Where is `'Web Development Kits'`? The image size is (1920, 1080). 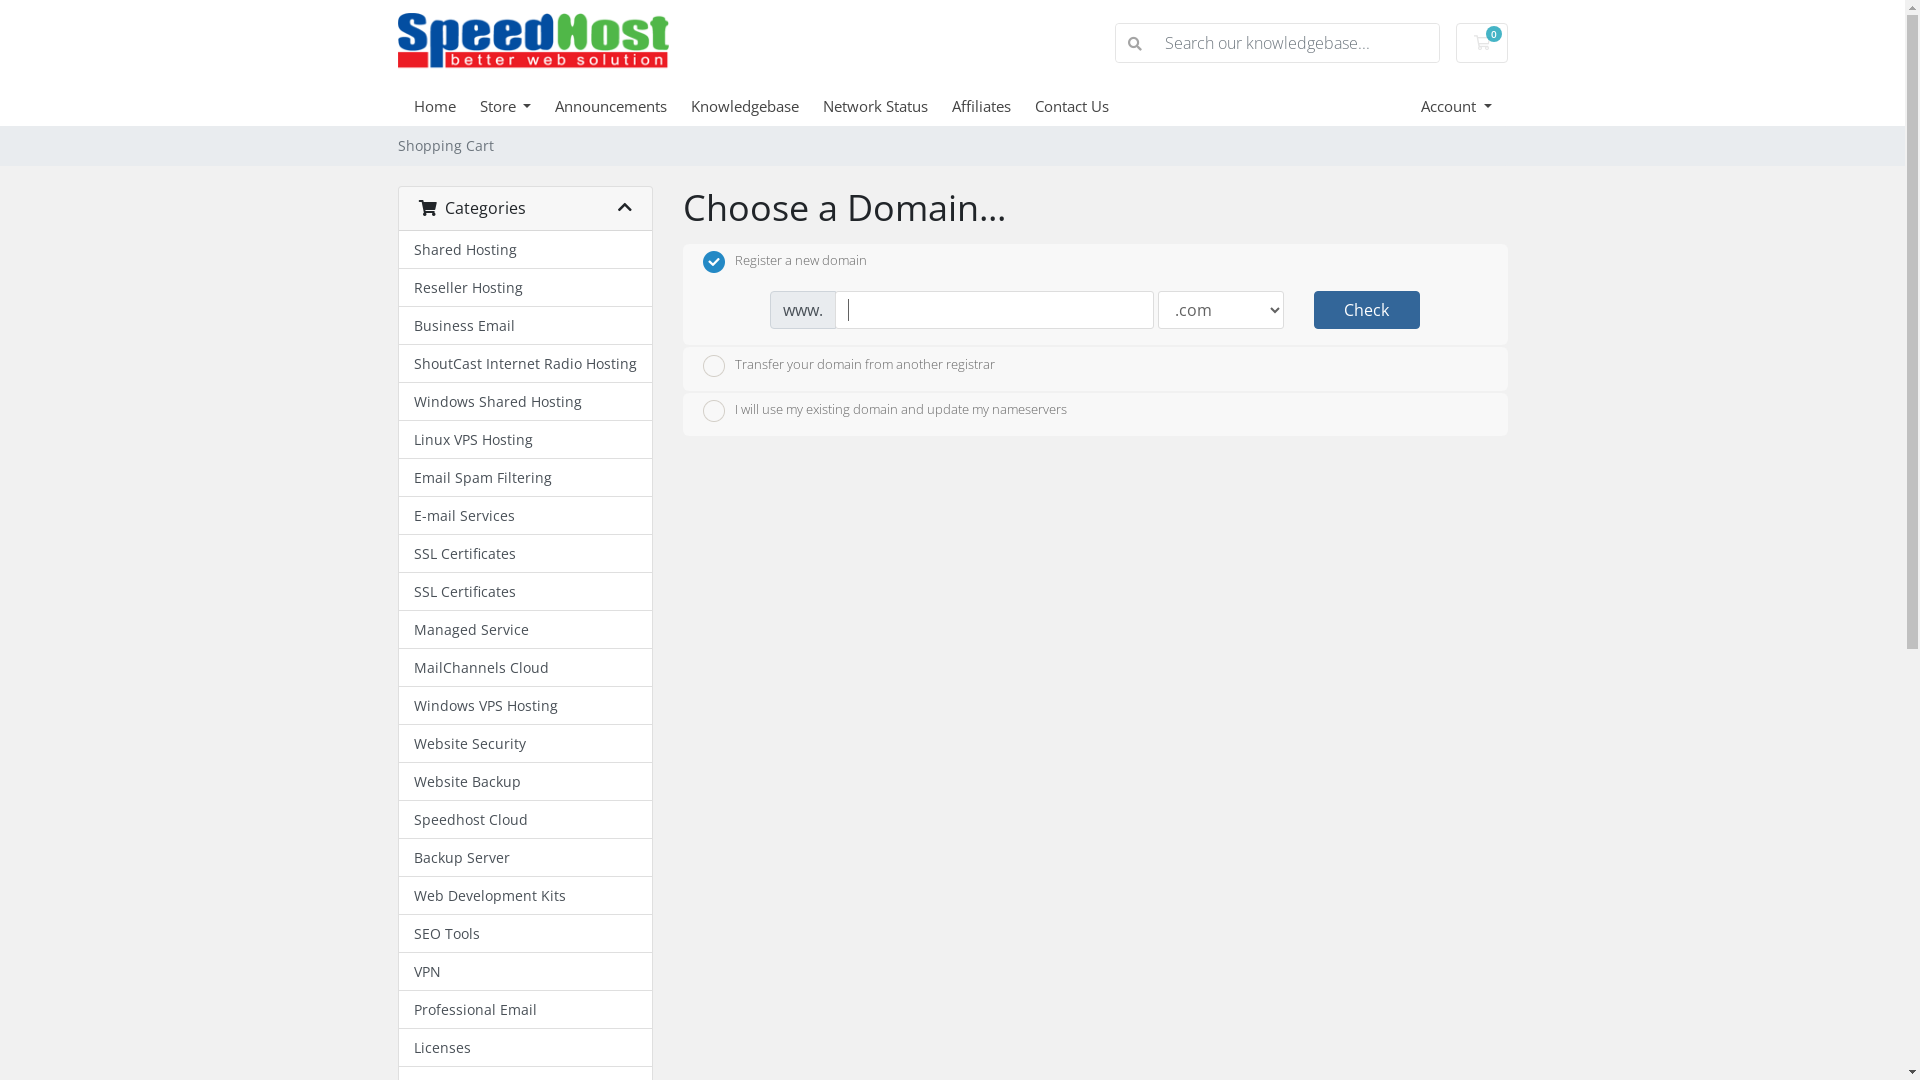 'Web Development Kits' is located at coordinates (524, 894).